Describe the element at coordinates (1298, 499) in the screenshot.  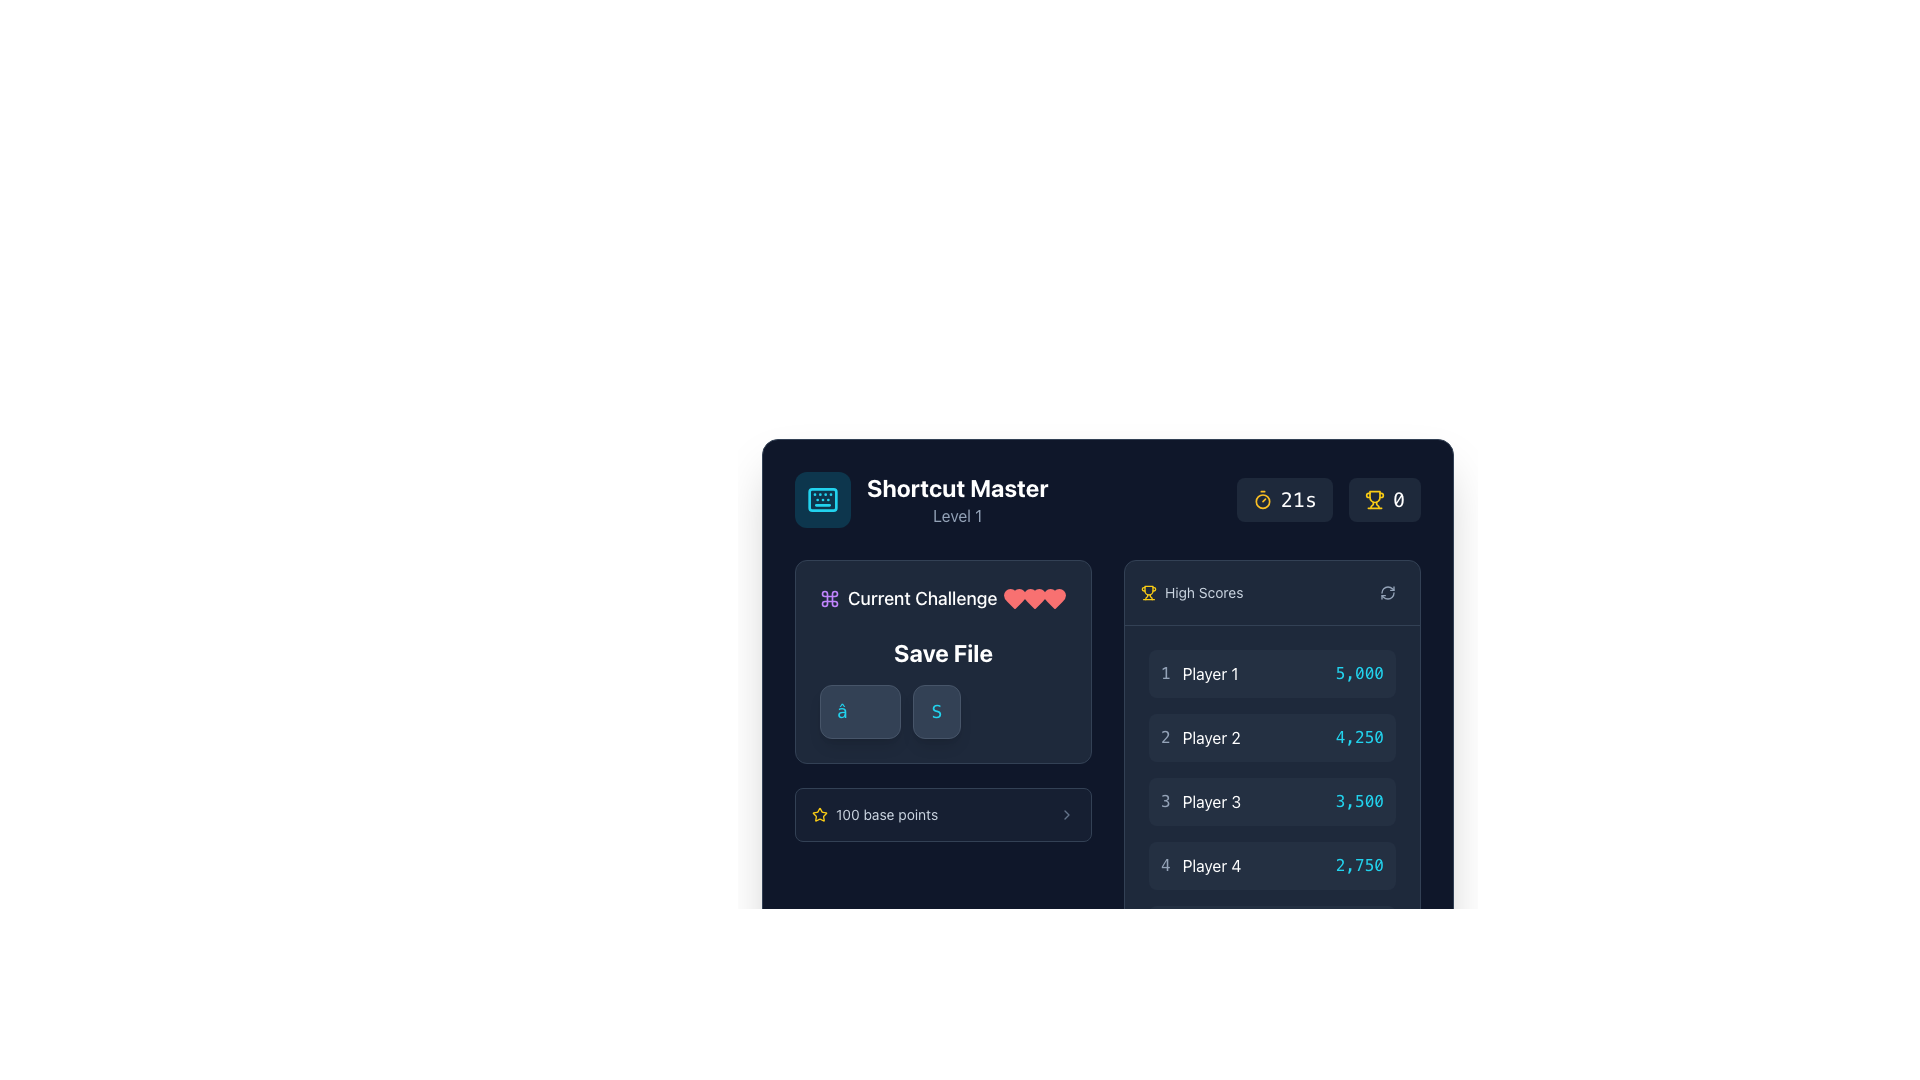
I see `displayed time from the text element located at the top-right corner of the user interface, which shows a time value likely indicating a countdown or elapsed time in seconds` at that location.